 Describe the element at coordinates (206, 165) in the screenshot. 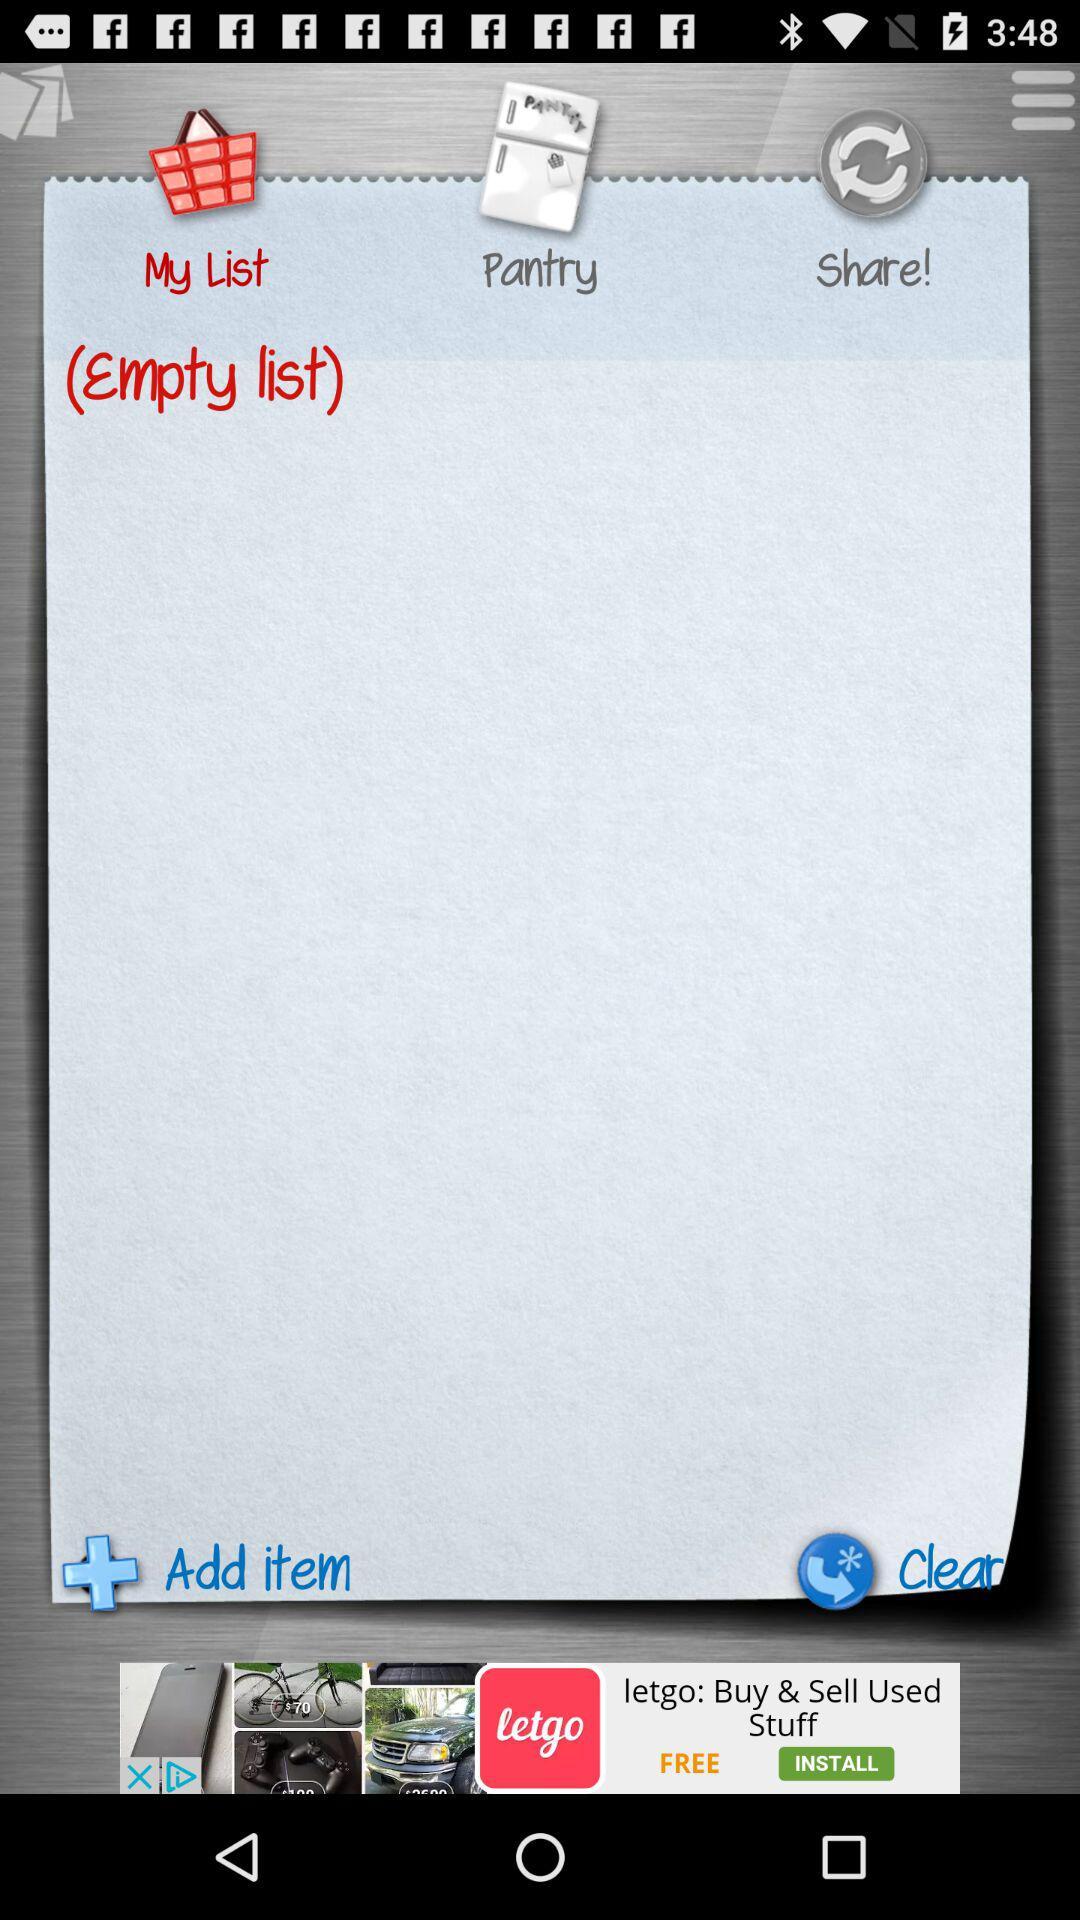

I see `mh` at that location.